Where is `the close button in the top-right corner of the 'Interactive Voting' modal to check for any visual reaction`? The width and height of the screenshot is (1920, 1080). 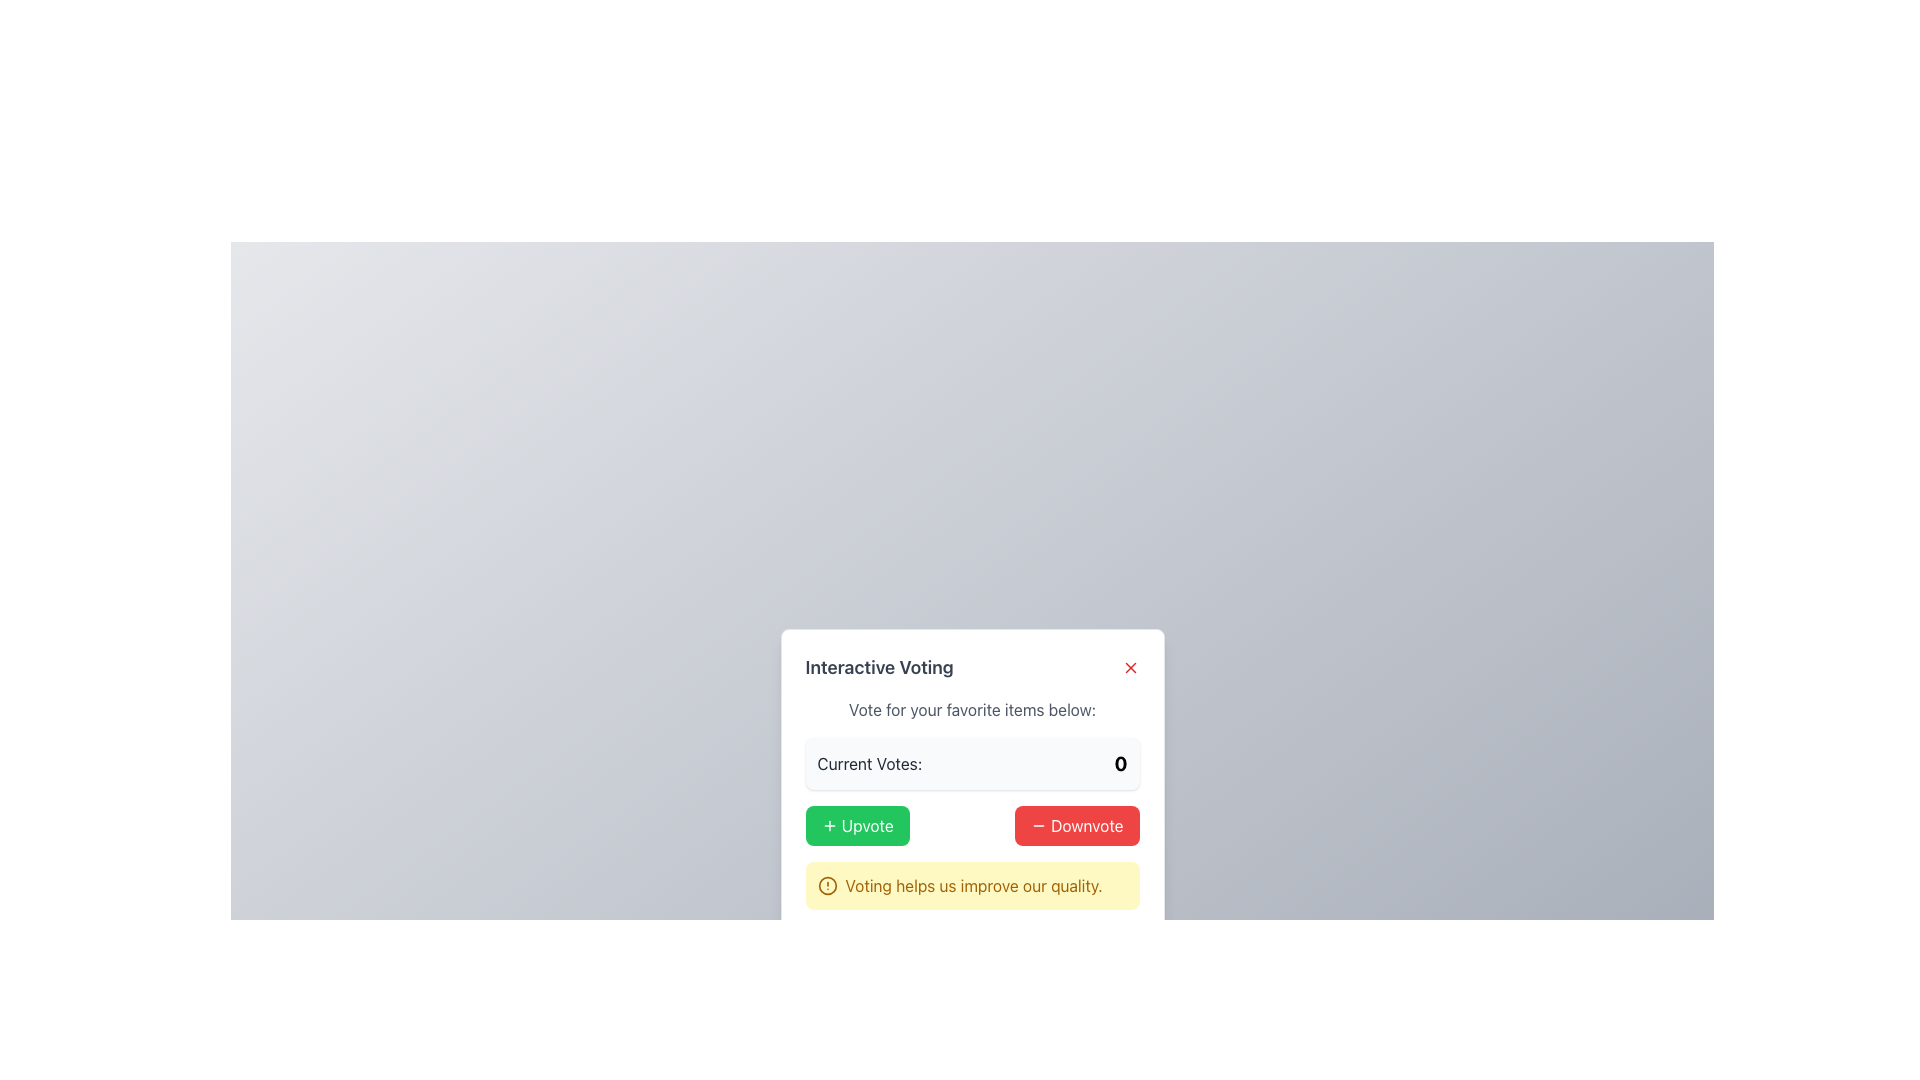
the close button in the top-right corner of the 'Interactive Voting' modal to check for any visual reaction is located at coordinates (1130, 667).